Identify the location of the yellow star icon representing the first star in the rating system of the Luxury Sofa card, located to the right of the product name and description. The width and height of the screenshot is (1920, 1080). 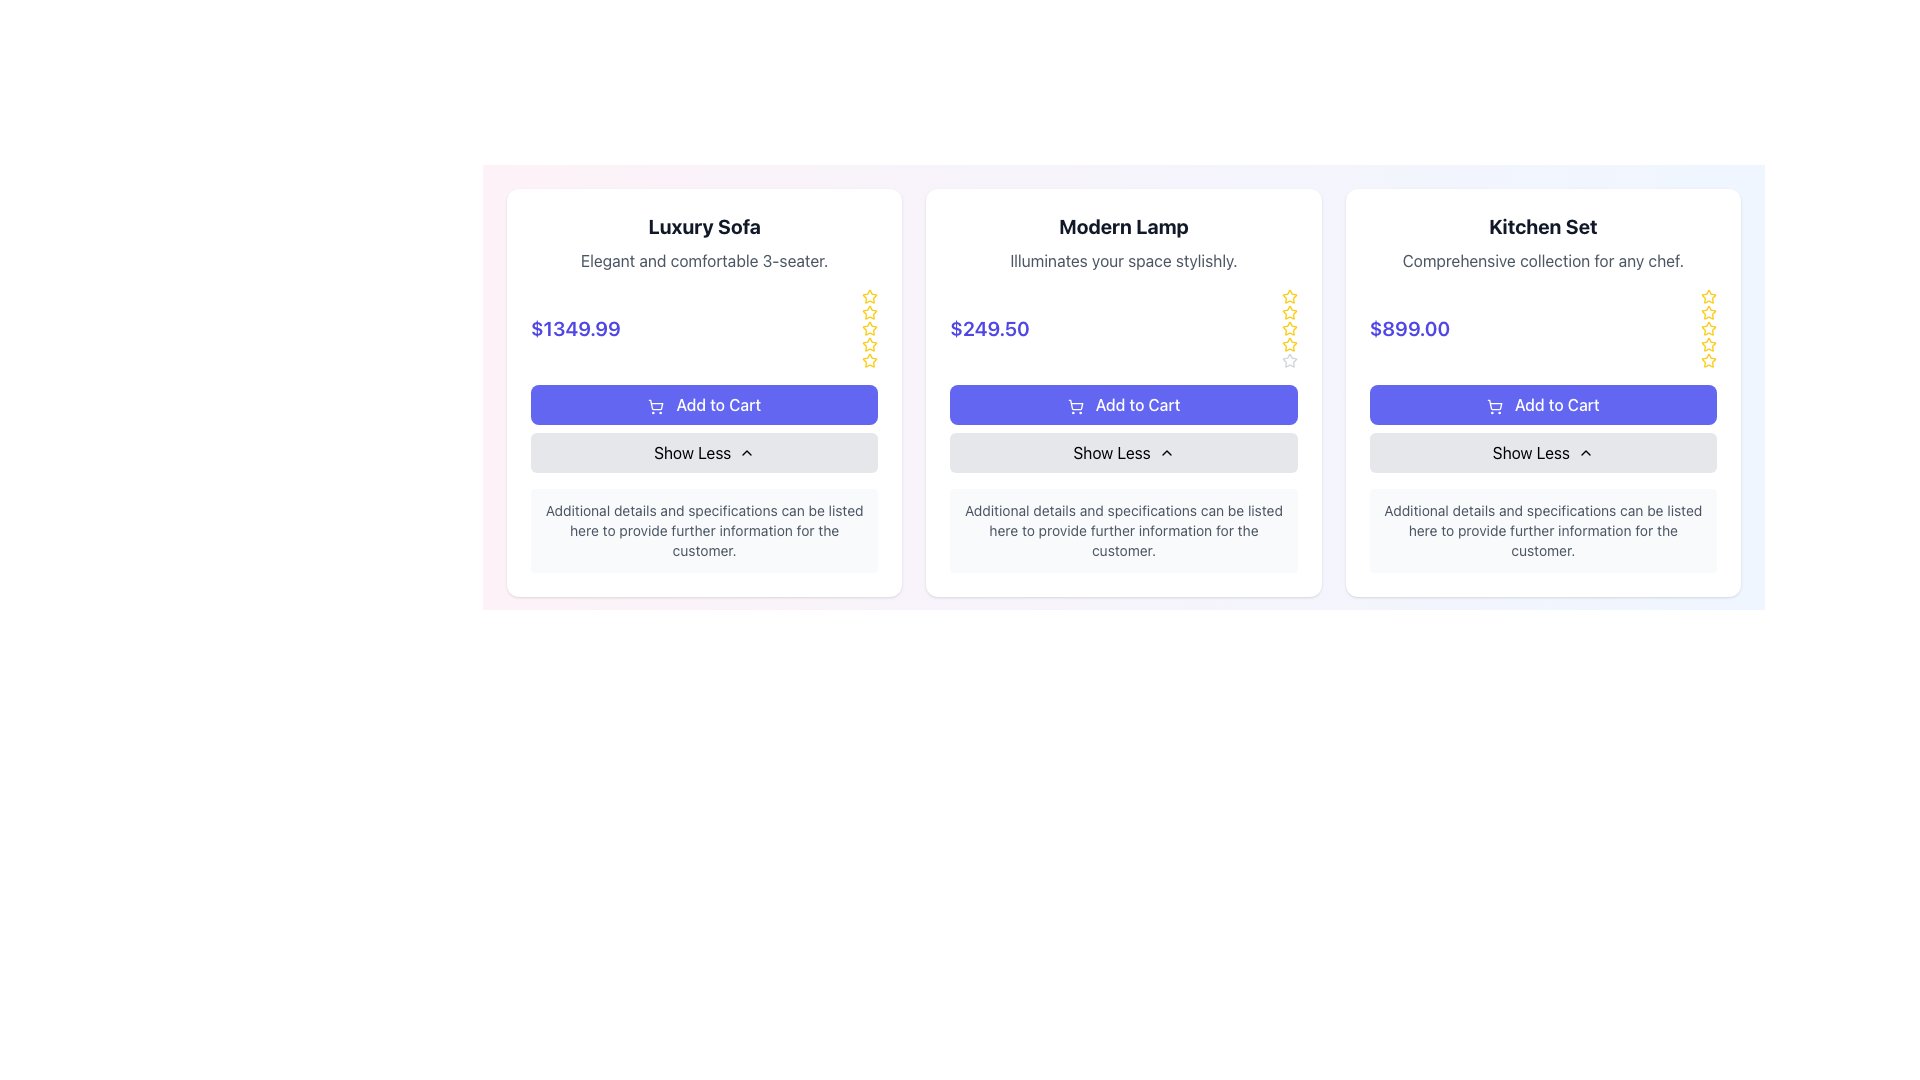
(870, 296).